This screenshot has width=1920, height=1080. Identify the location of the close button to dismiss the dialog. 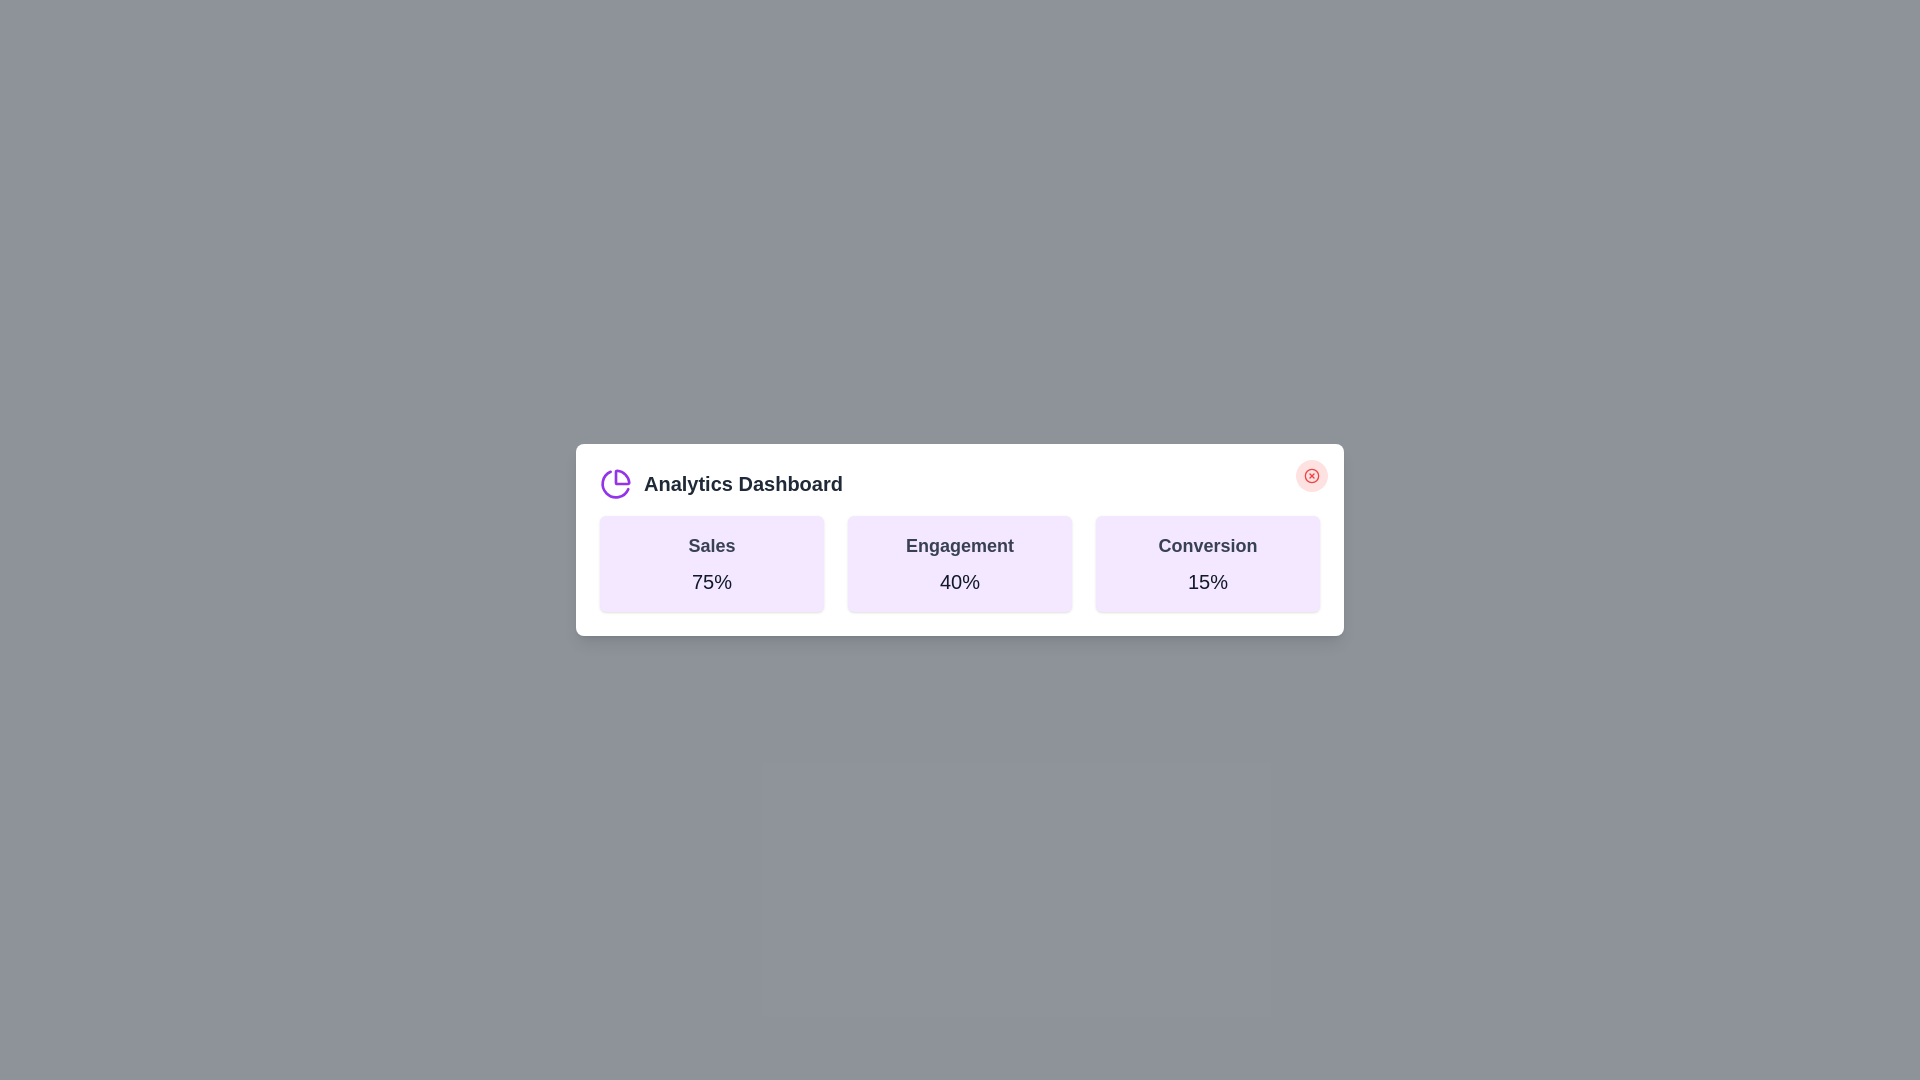
(1311, 475).